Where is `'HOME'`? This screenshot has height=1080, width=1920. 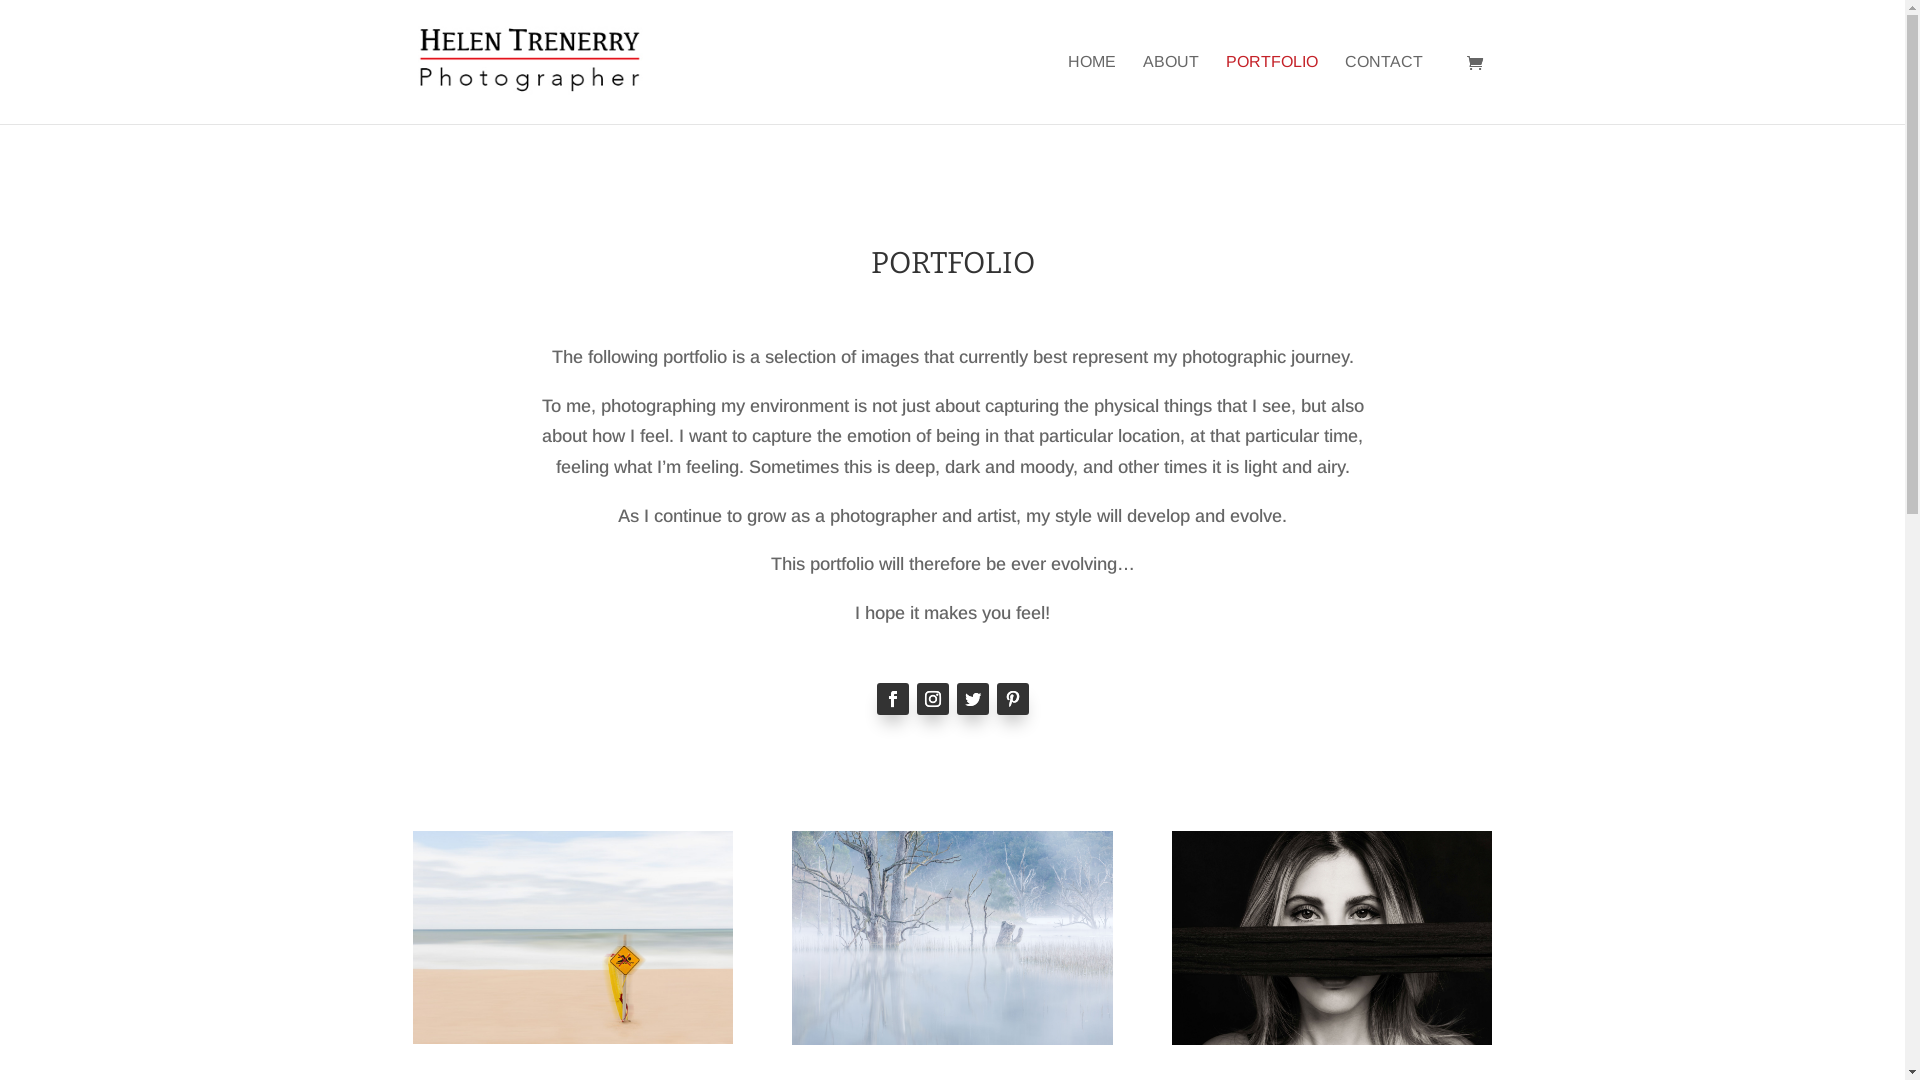 'HOME' is located at coordinates (1091, 88).